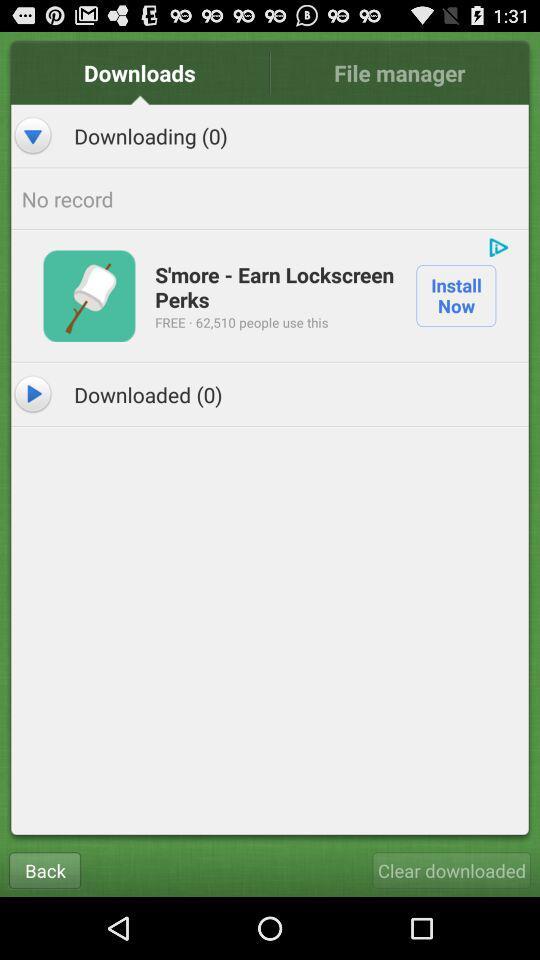  I want to click on the app below no record, so click(88, 294).